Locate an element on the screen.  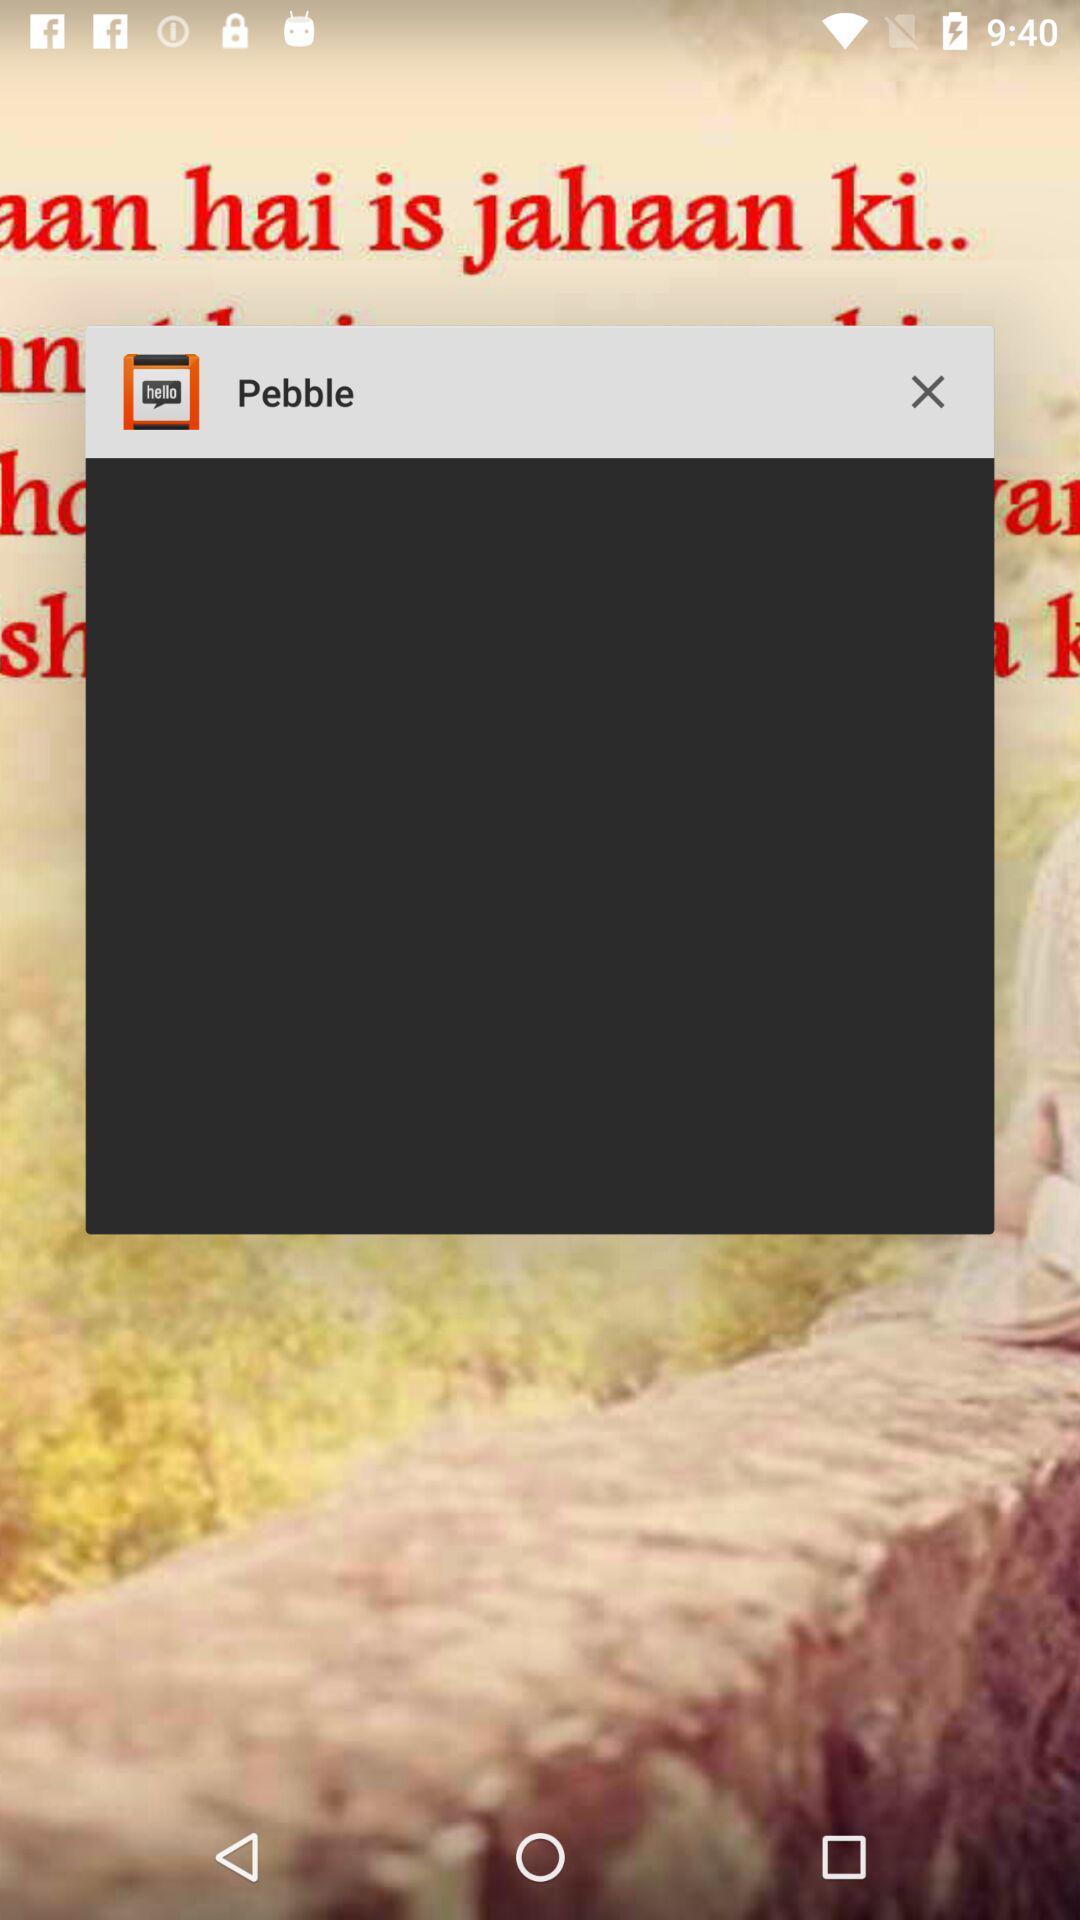
the close icon is located at coordinates (928, 391).